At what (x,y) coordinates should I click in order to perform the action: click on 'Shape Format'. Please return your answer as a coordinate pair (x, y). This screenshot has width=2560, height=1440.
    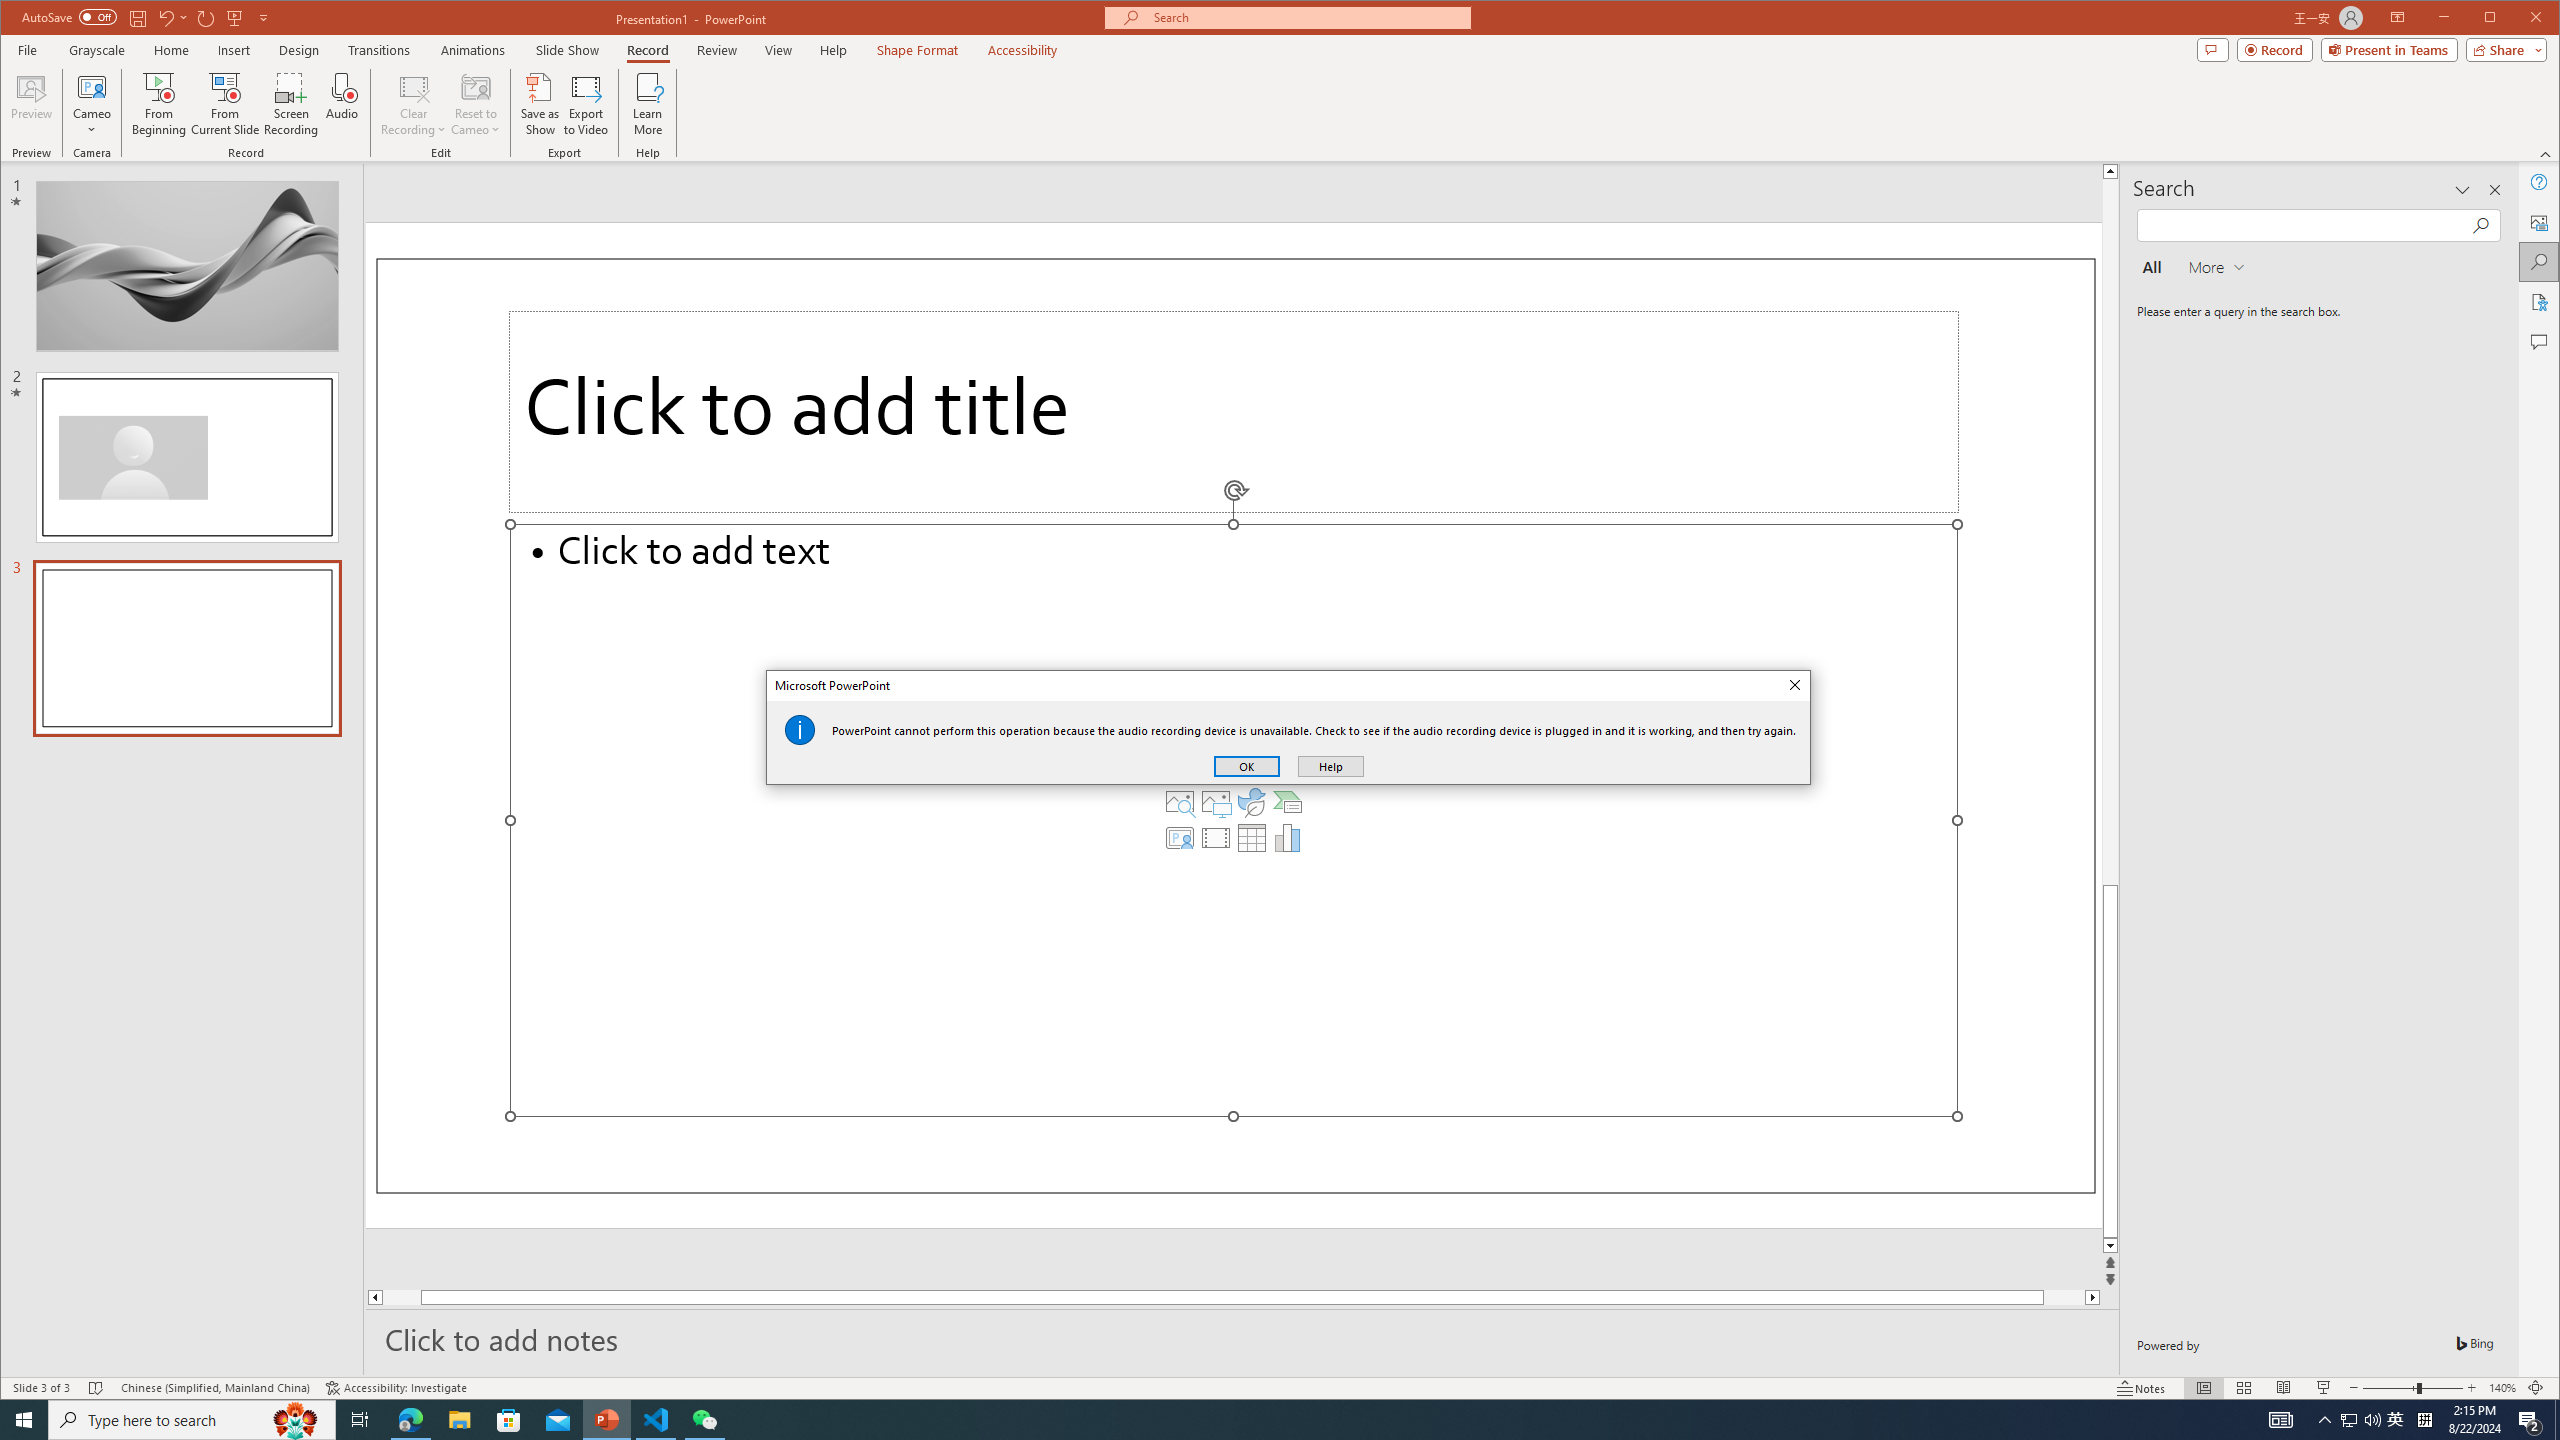
    Looking at the image, I should click on (917, 49).